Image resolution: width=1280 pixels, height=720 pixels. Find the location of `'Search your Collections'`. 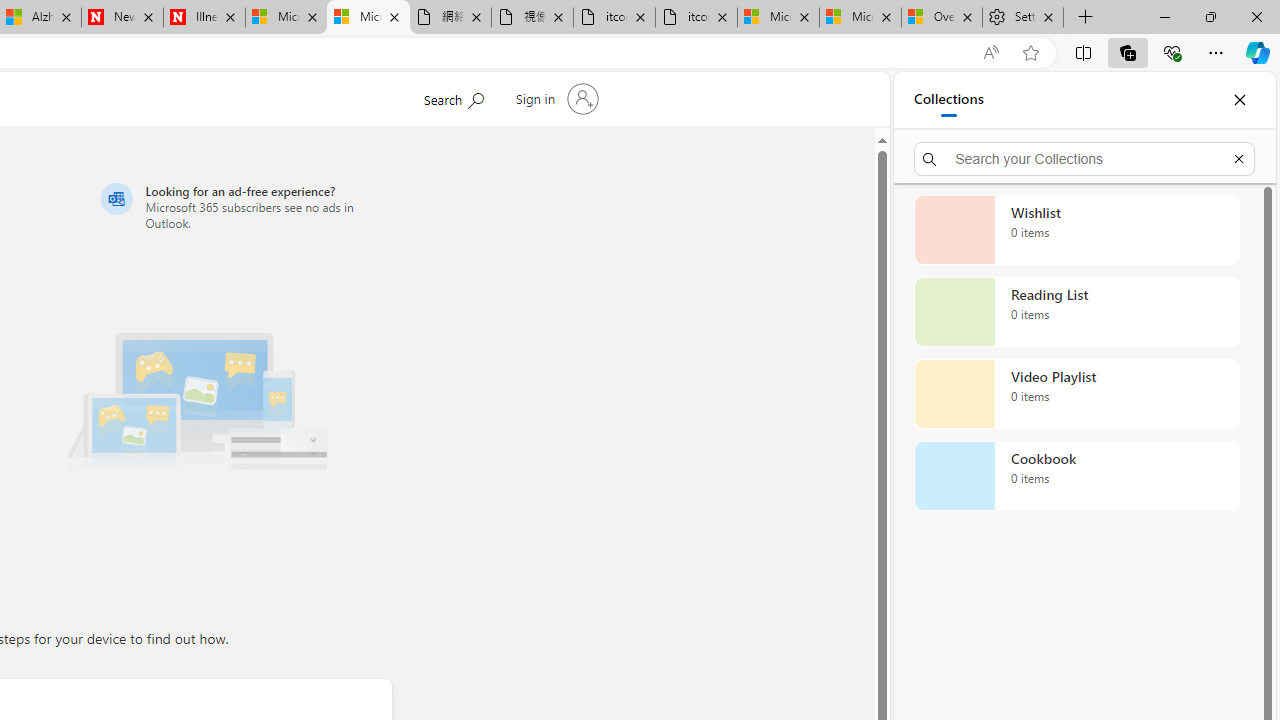

'Search your Collections' is located at coordinates (1083, 158).